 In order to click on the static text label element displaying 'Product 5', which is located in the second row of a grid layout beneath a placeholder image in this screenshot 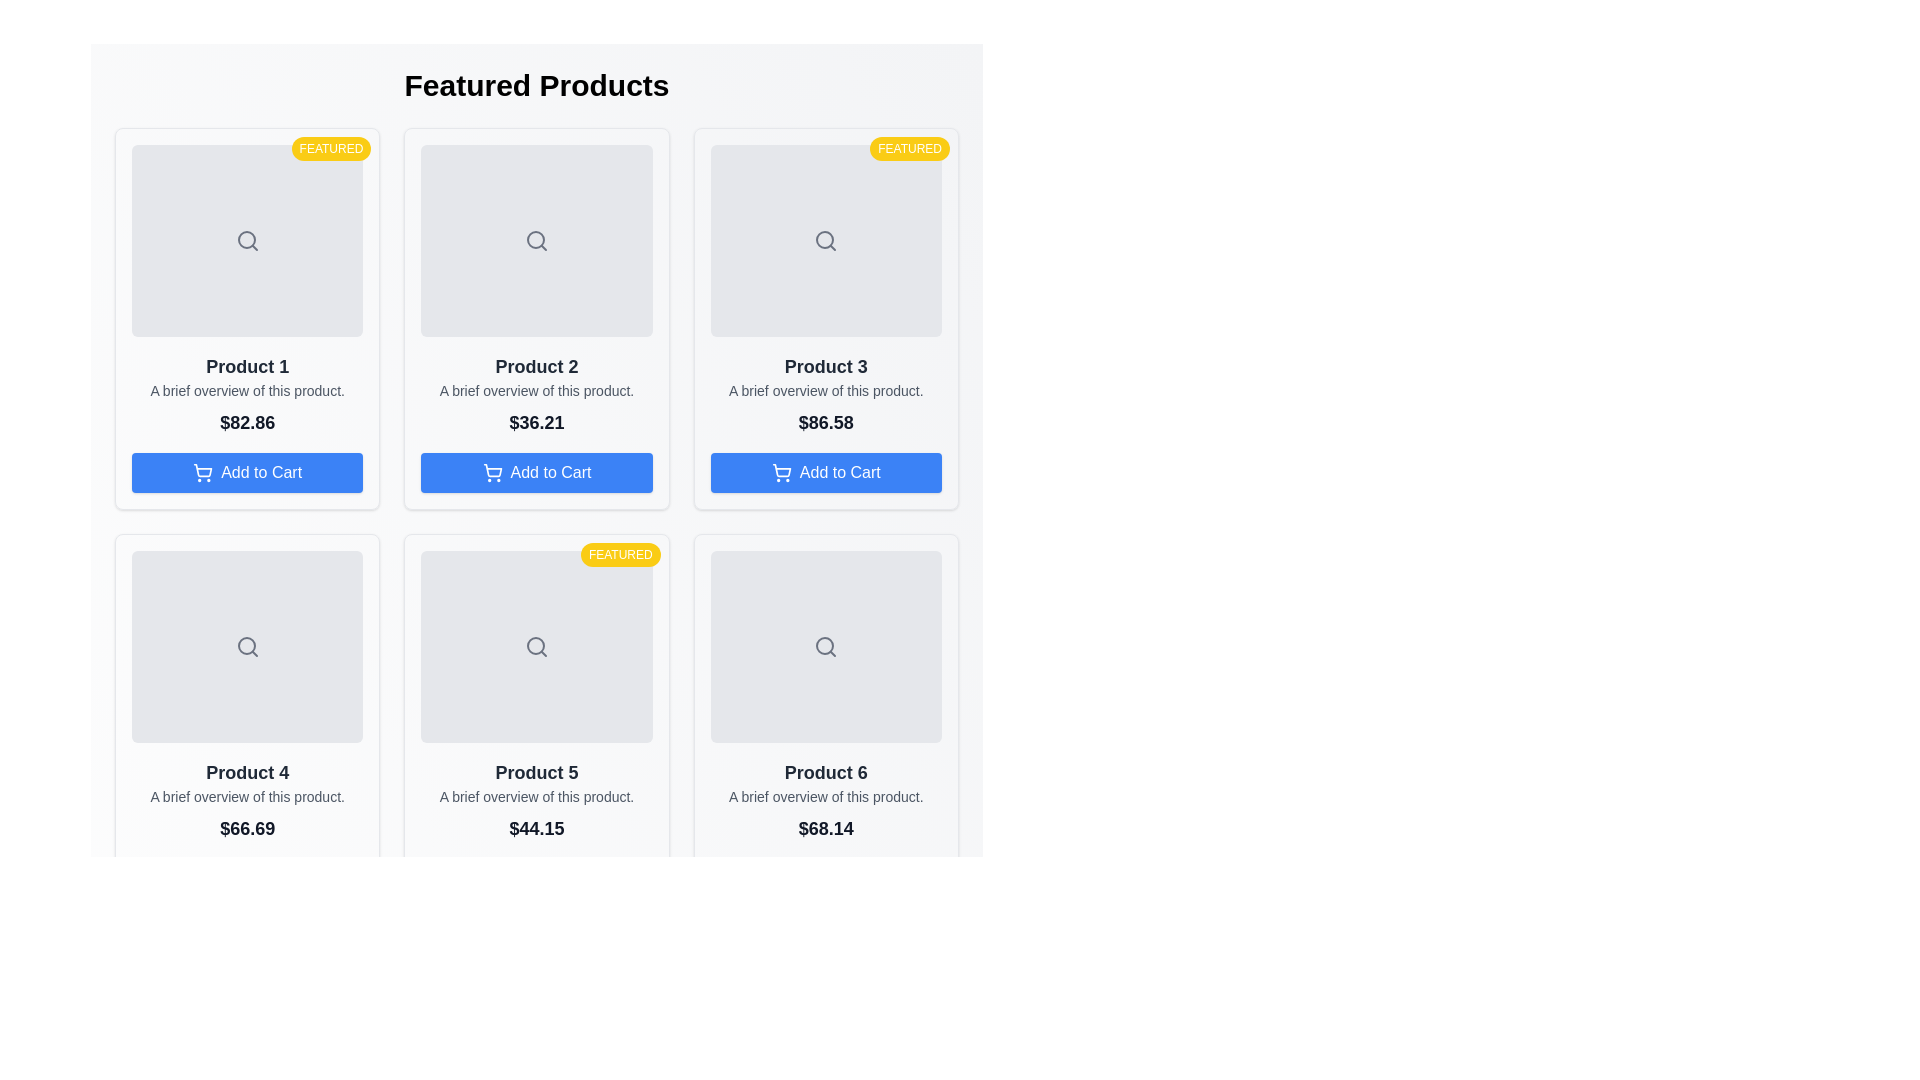, I will do `click(537, 771)`.